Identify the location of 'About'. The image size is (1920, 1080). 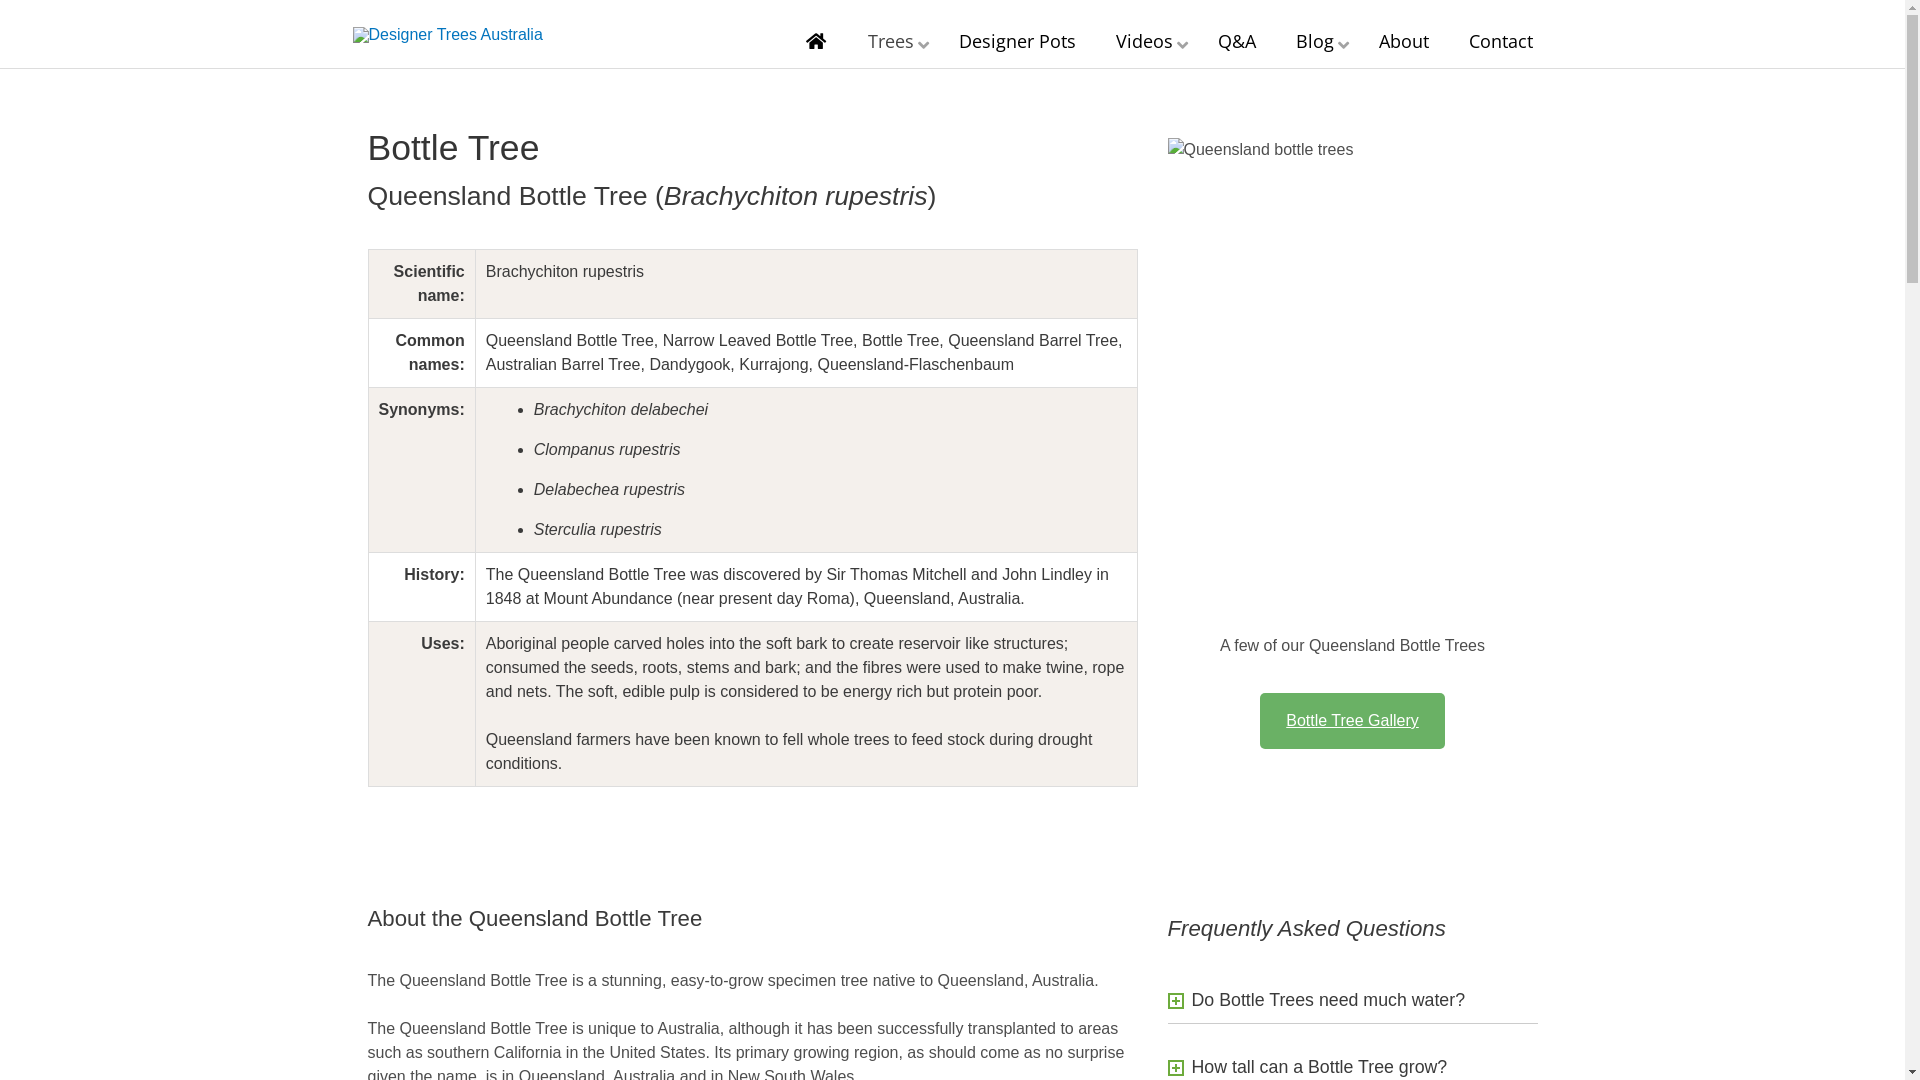
(1401, 41).